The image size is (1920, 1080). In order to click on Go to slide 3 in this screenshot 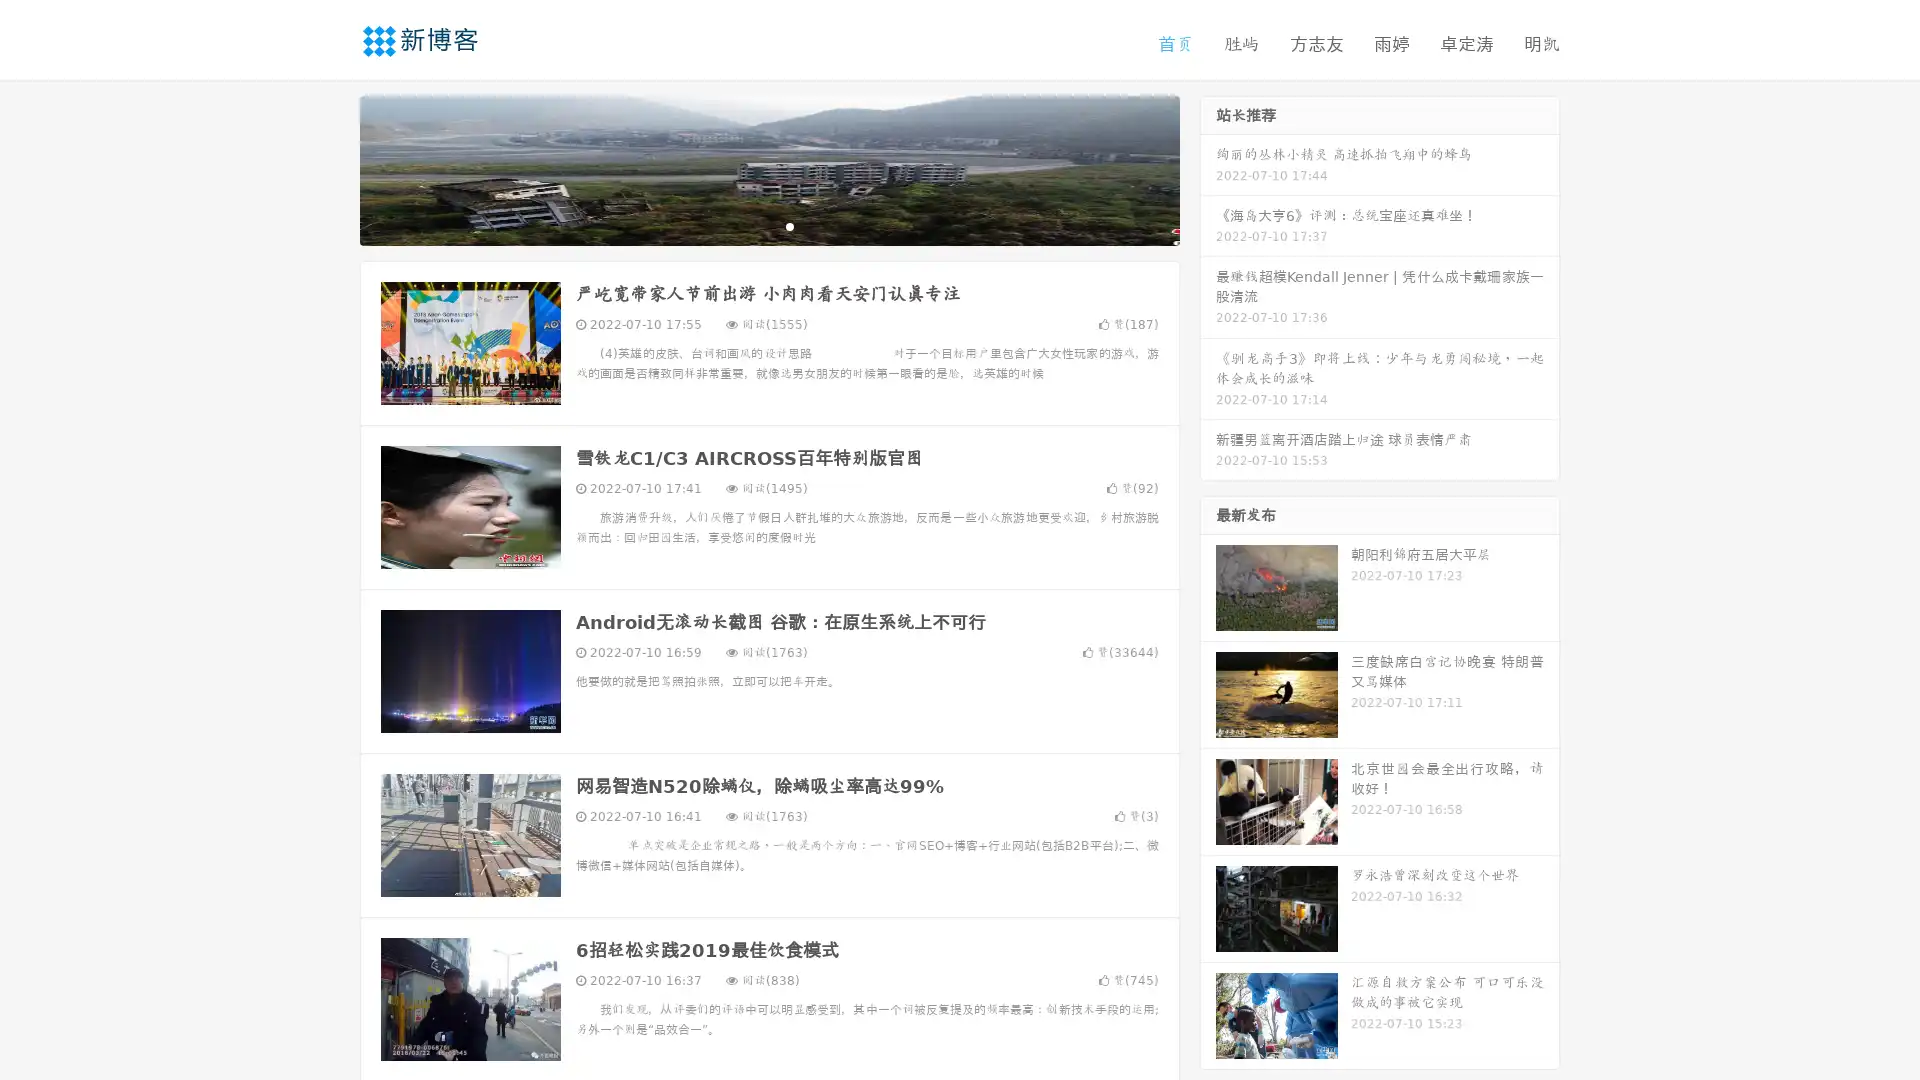, I will do `click(789, 225)`.